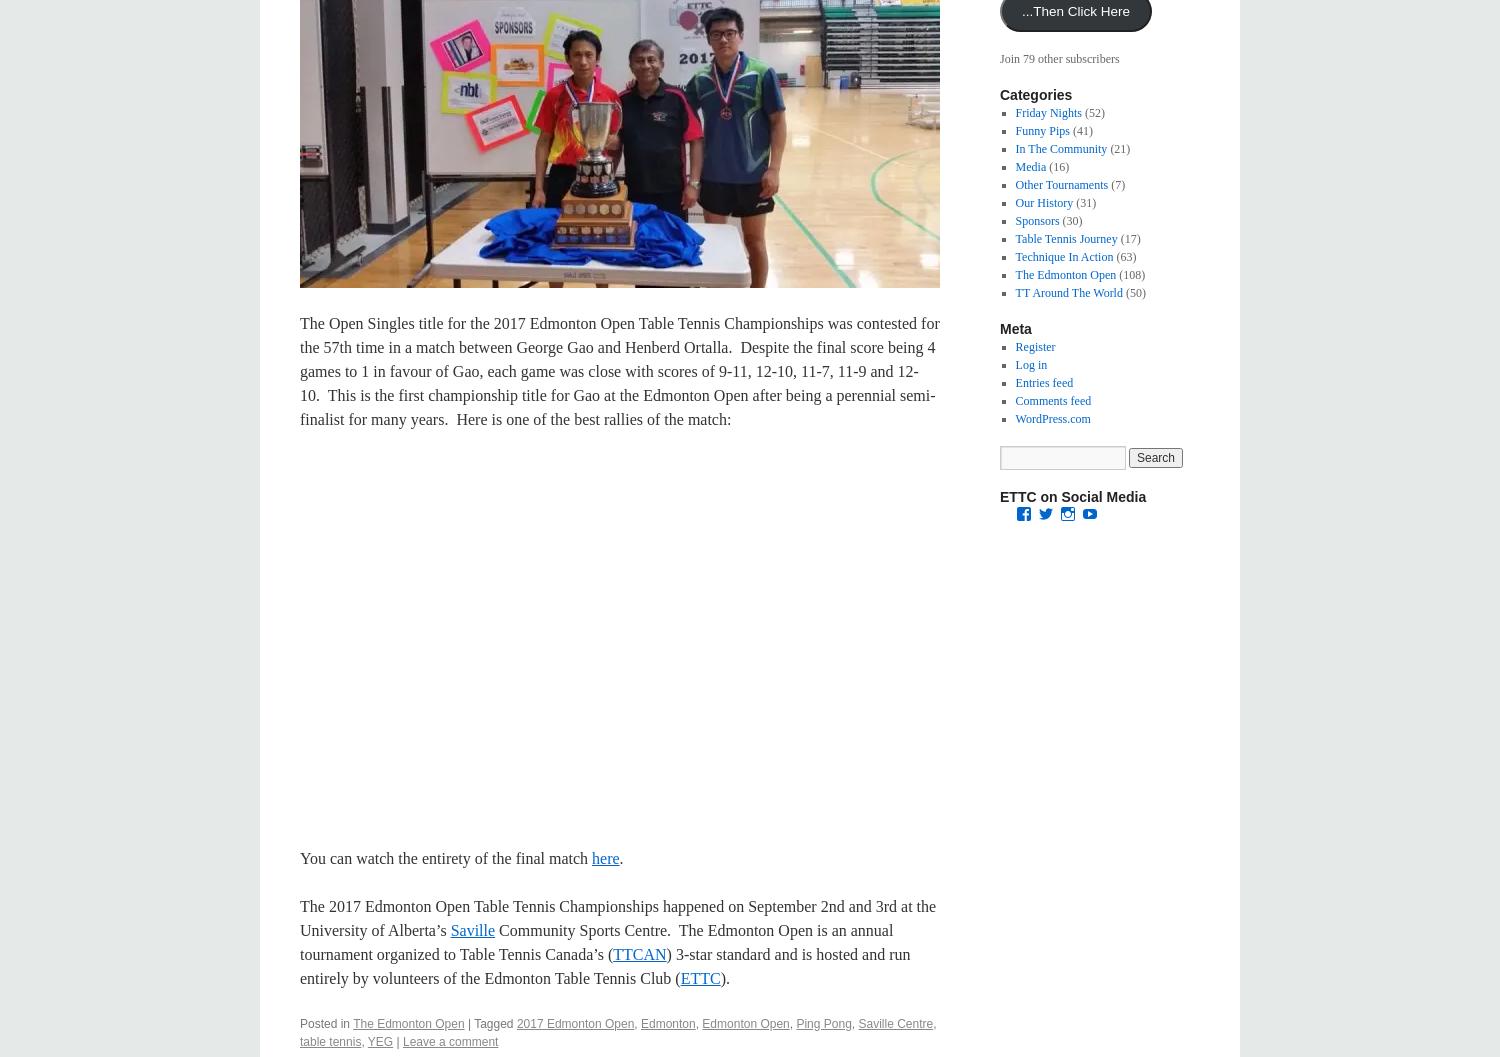 The image size is (1500, 1057). I want to click on '(21)', so click(1117, 148).